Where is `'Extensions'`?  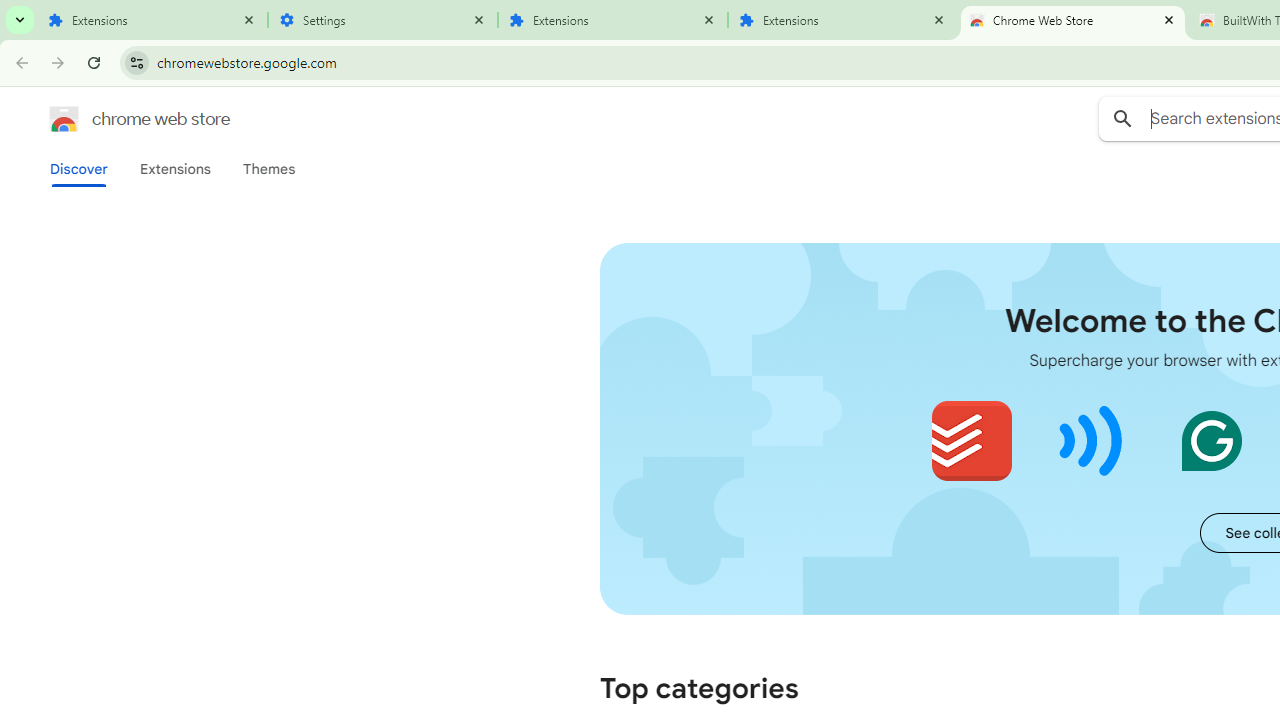 'Extensions' is located at coordinates (174, 168).